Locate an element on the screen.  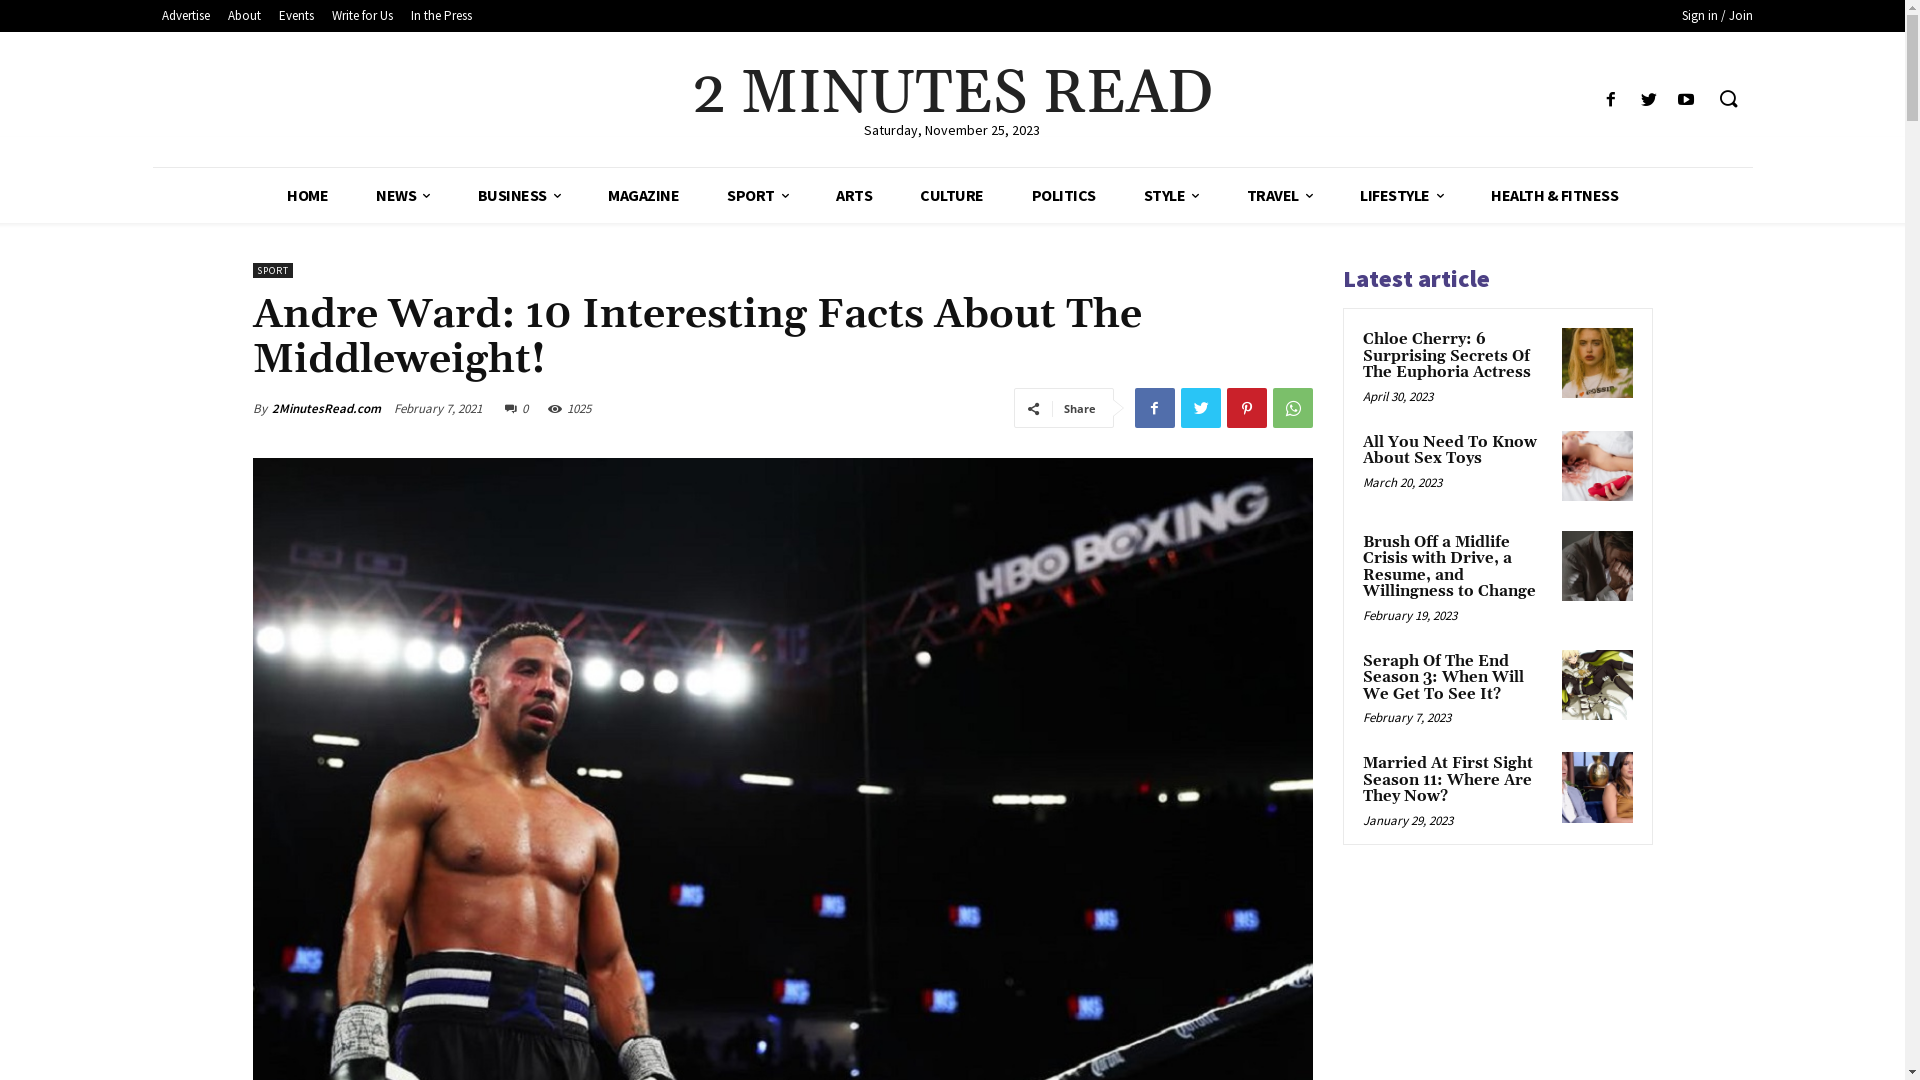
'All You Need To Know About Sex Toys' is located at coordinates (1596, 466).